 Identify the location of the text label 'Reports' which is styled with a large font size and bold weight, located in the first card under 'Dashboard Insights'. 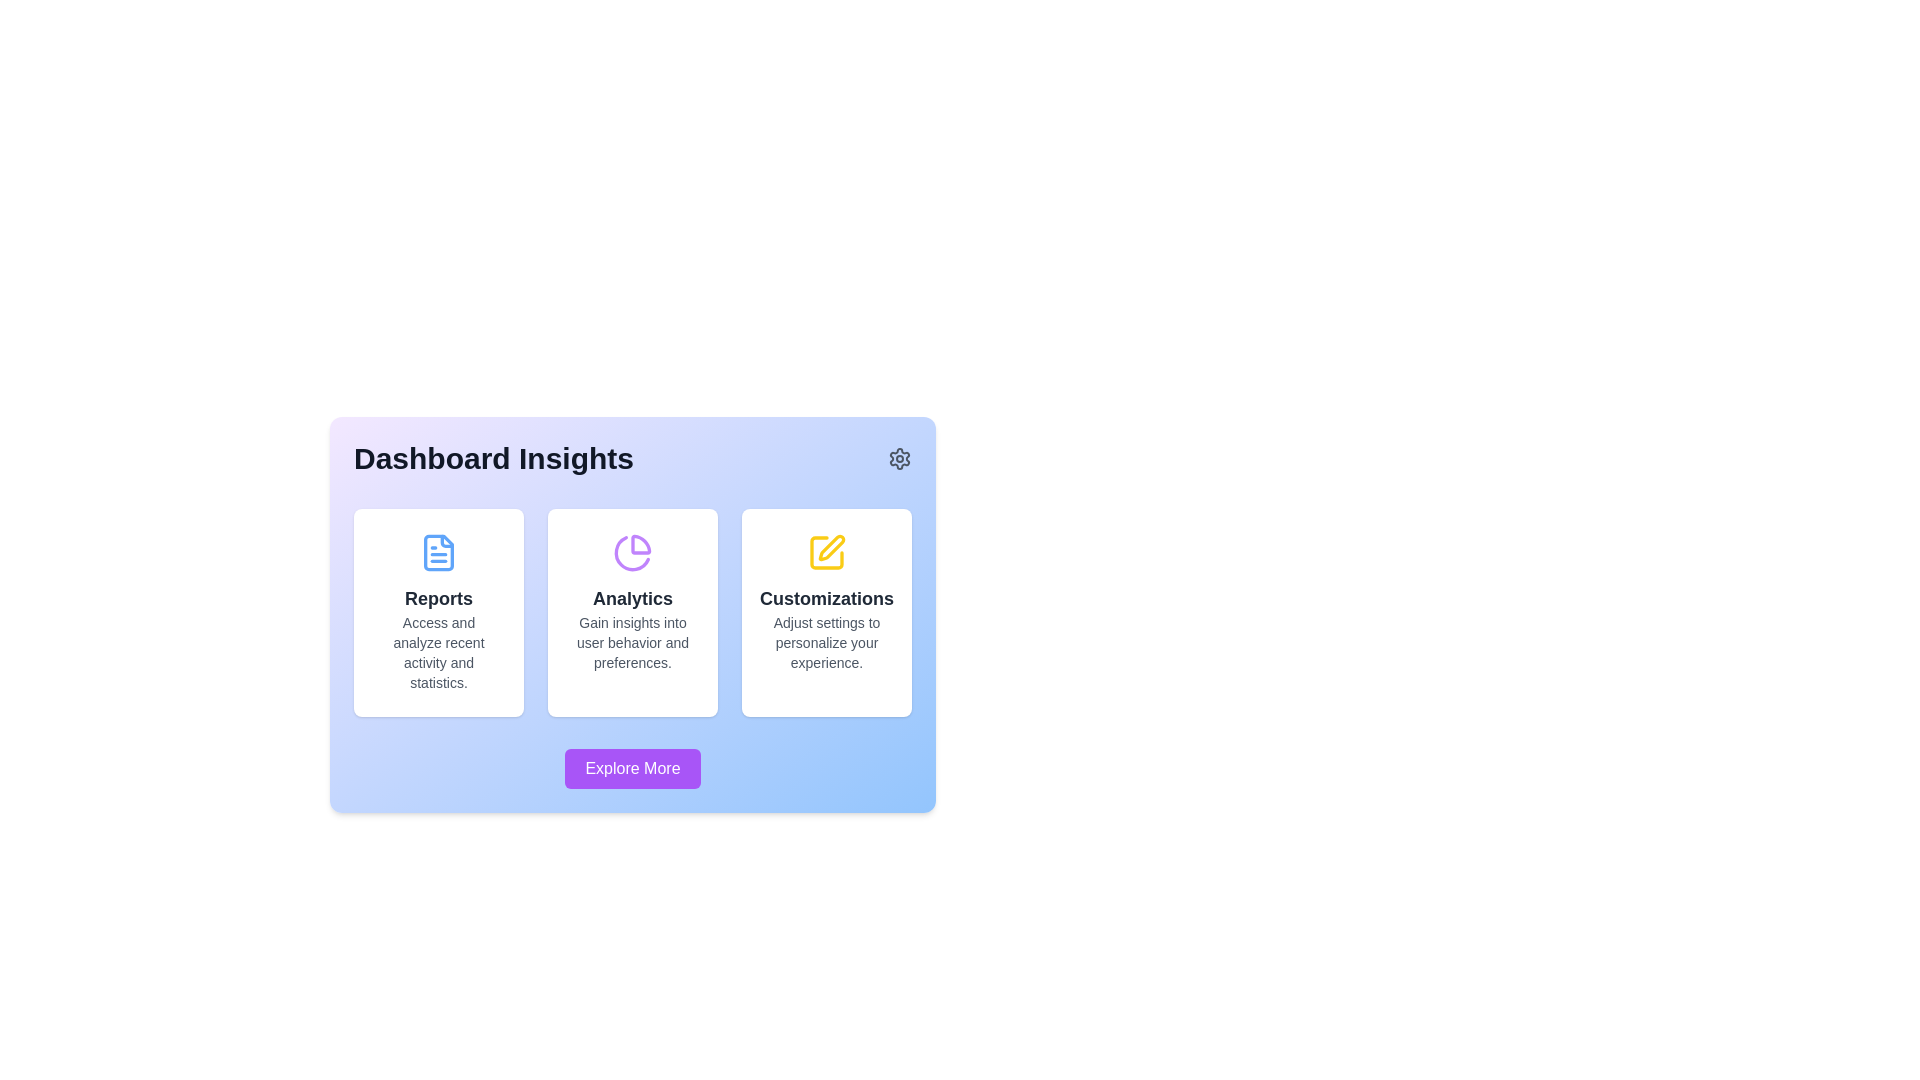
(437, 597).